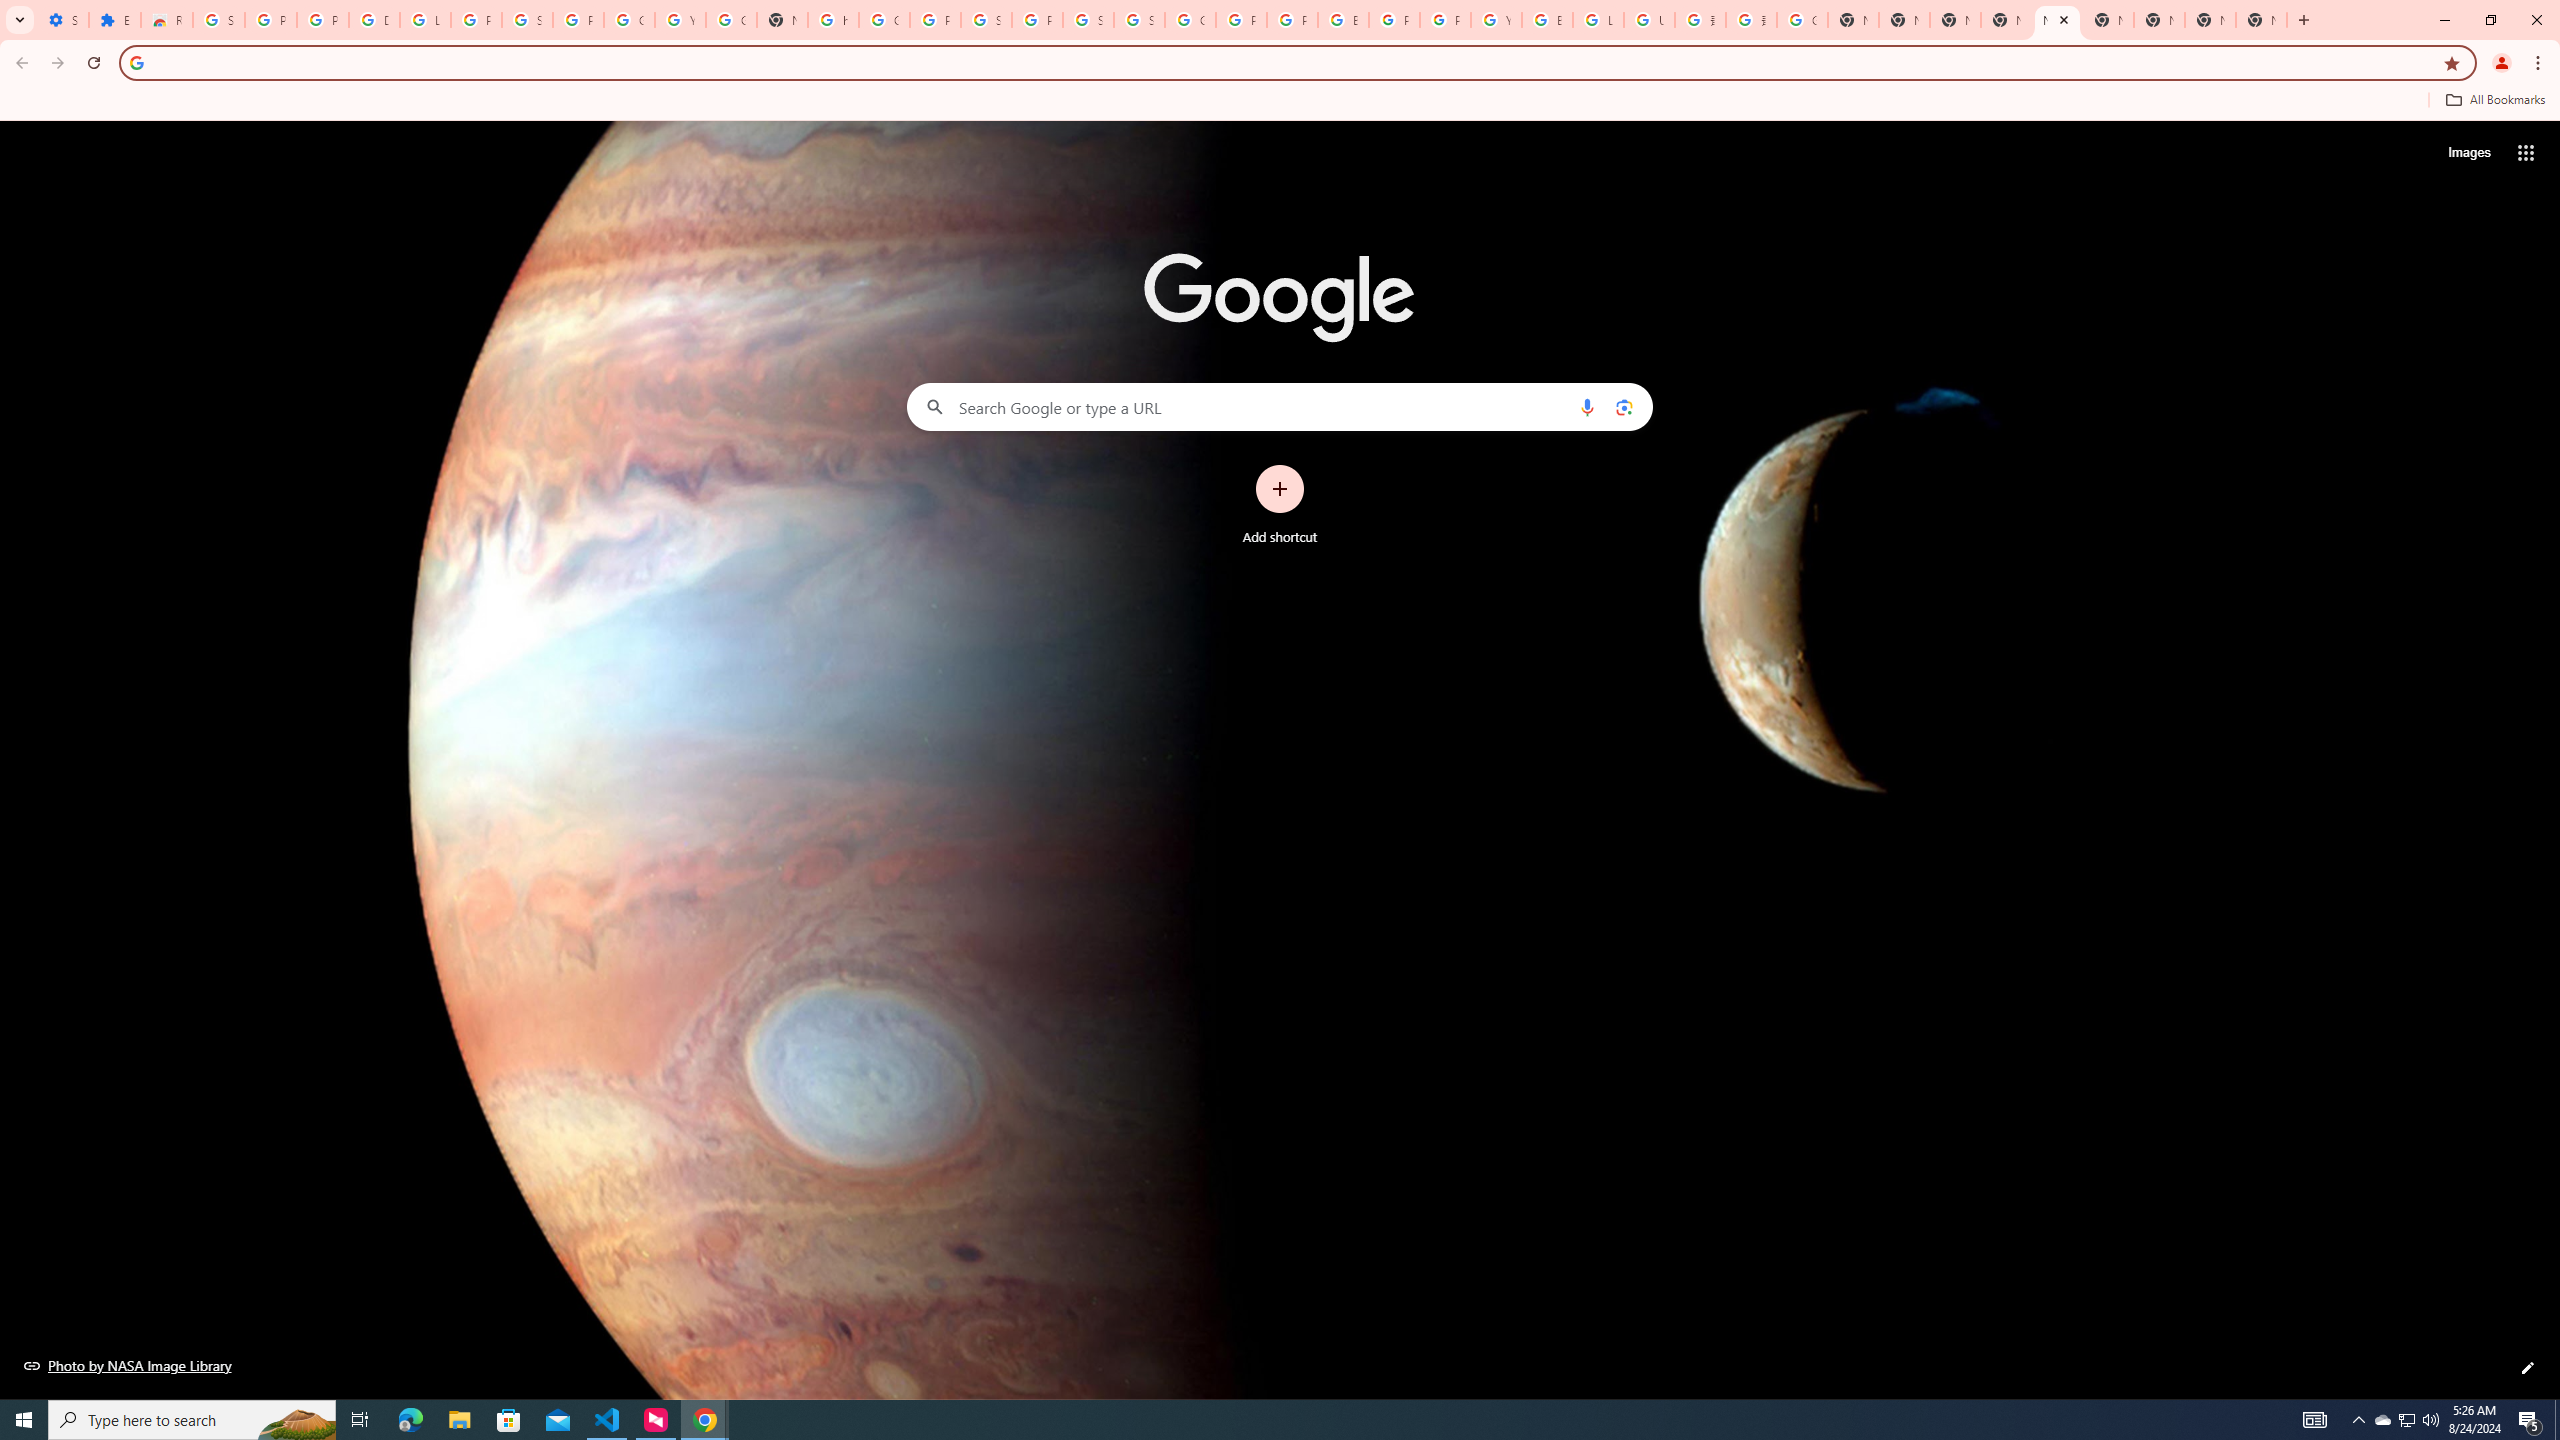  I want to click on 'Sign in - Google Accounts', so click(217, 19).